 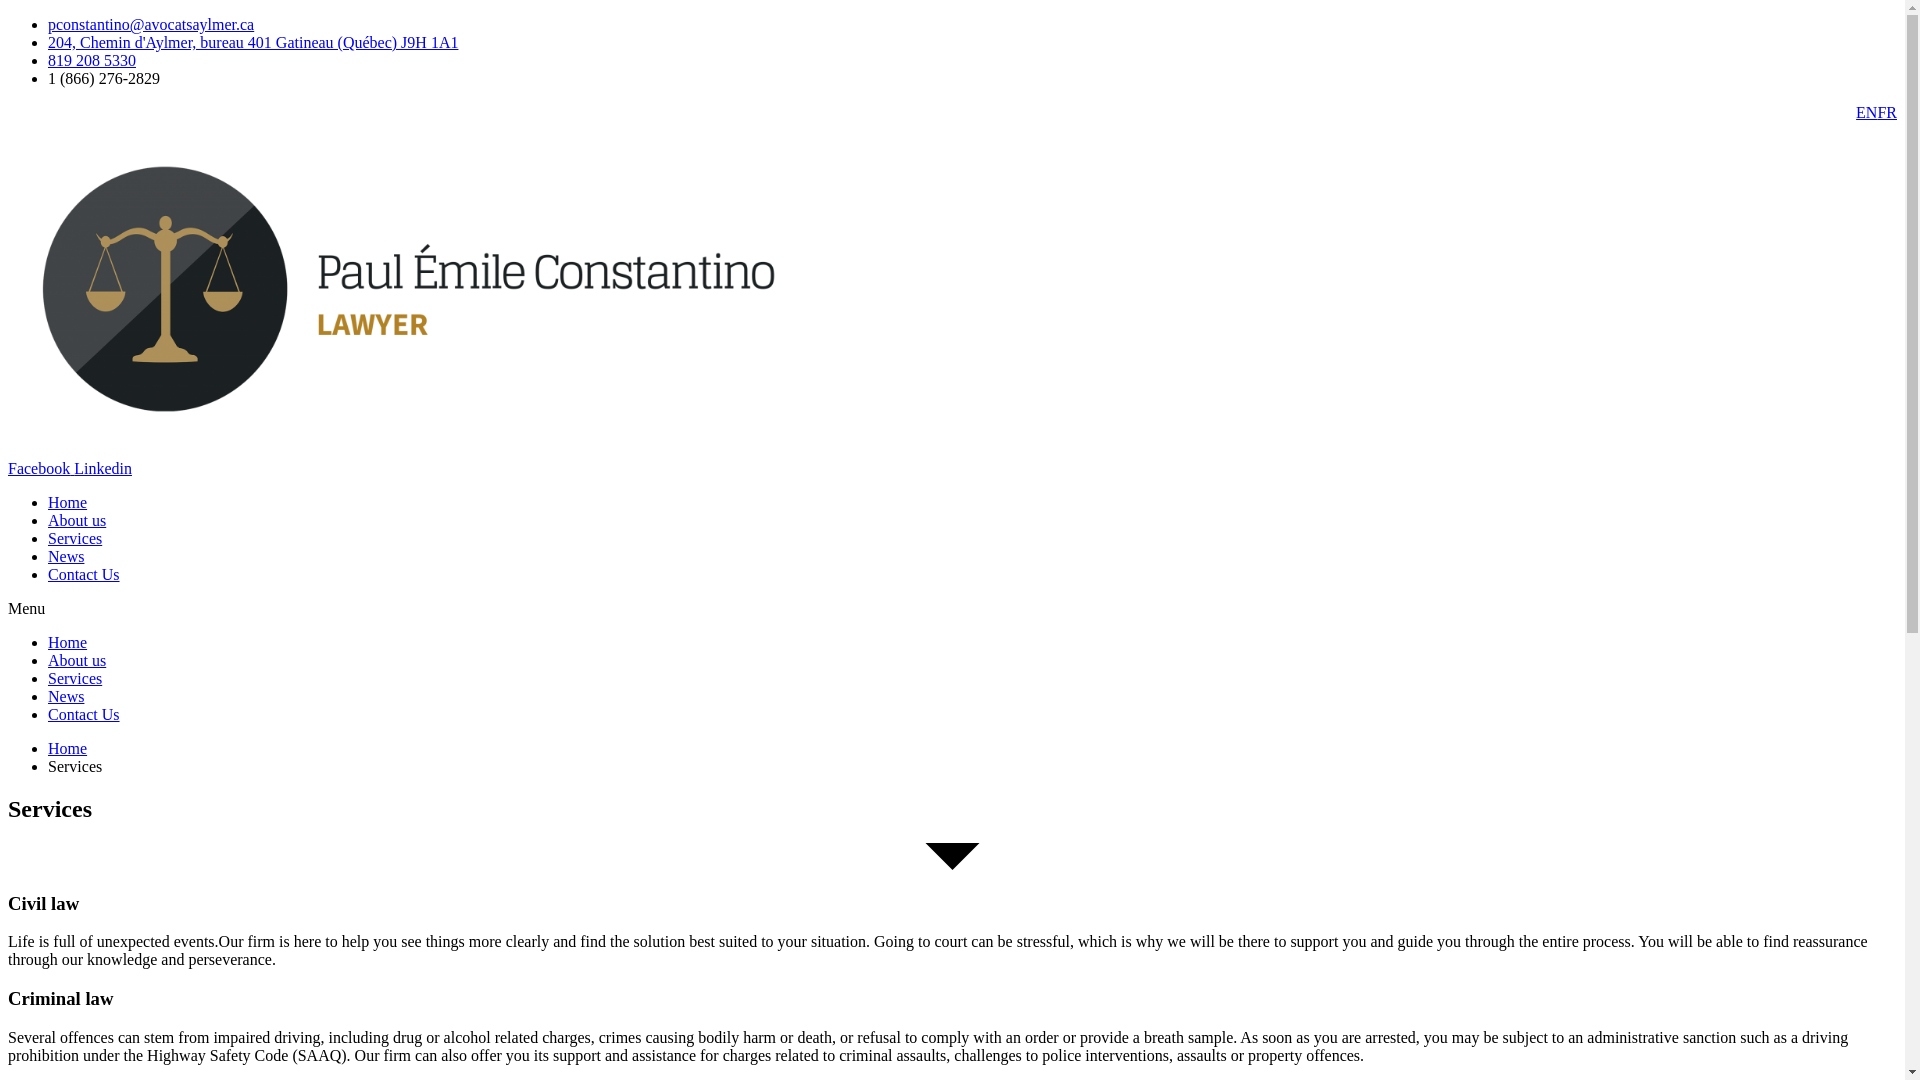 What do you see at coordinates (75, 537) in the screenshot?
I see `'Services'` at bounding box center [75, 537].